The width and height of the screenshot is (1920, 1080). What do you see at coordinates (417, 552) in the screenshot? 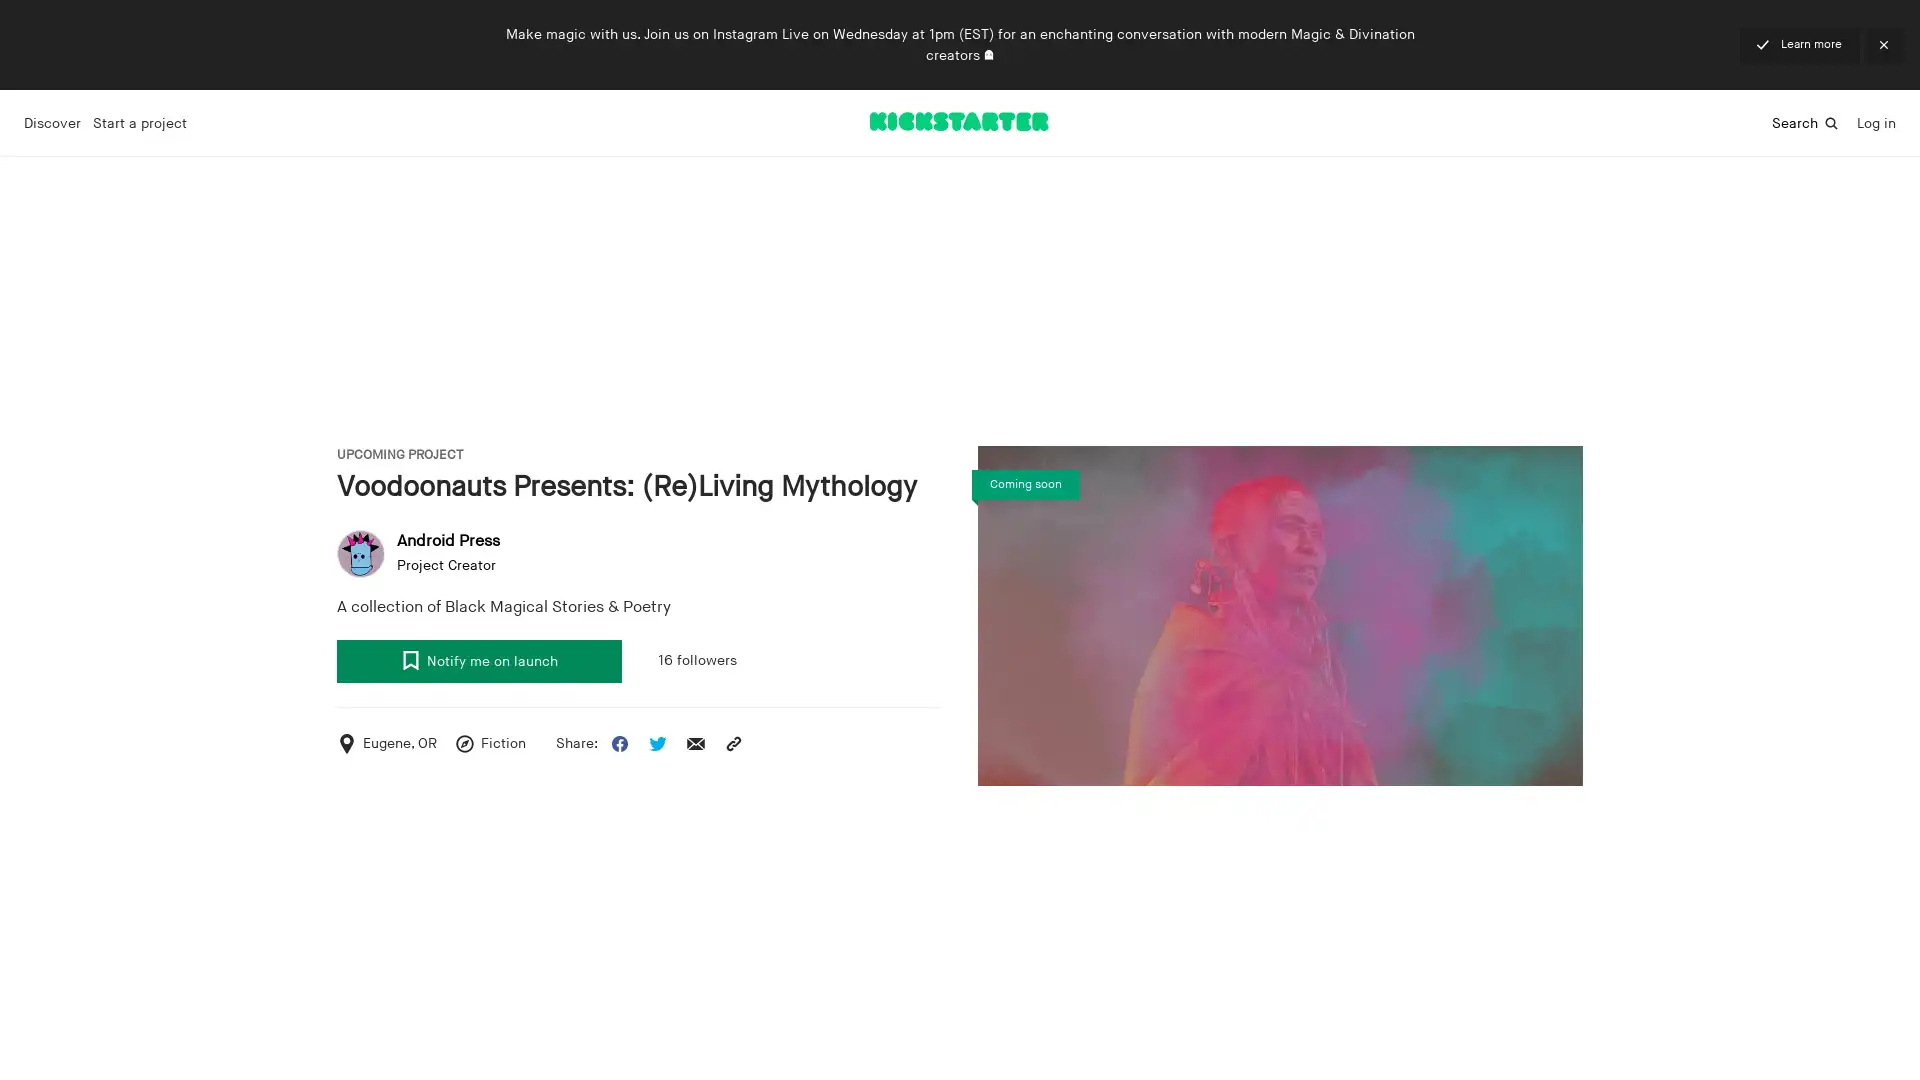
I see `user avatar Android Press Project Creator` at bounding box center [417, 552].